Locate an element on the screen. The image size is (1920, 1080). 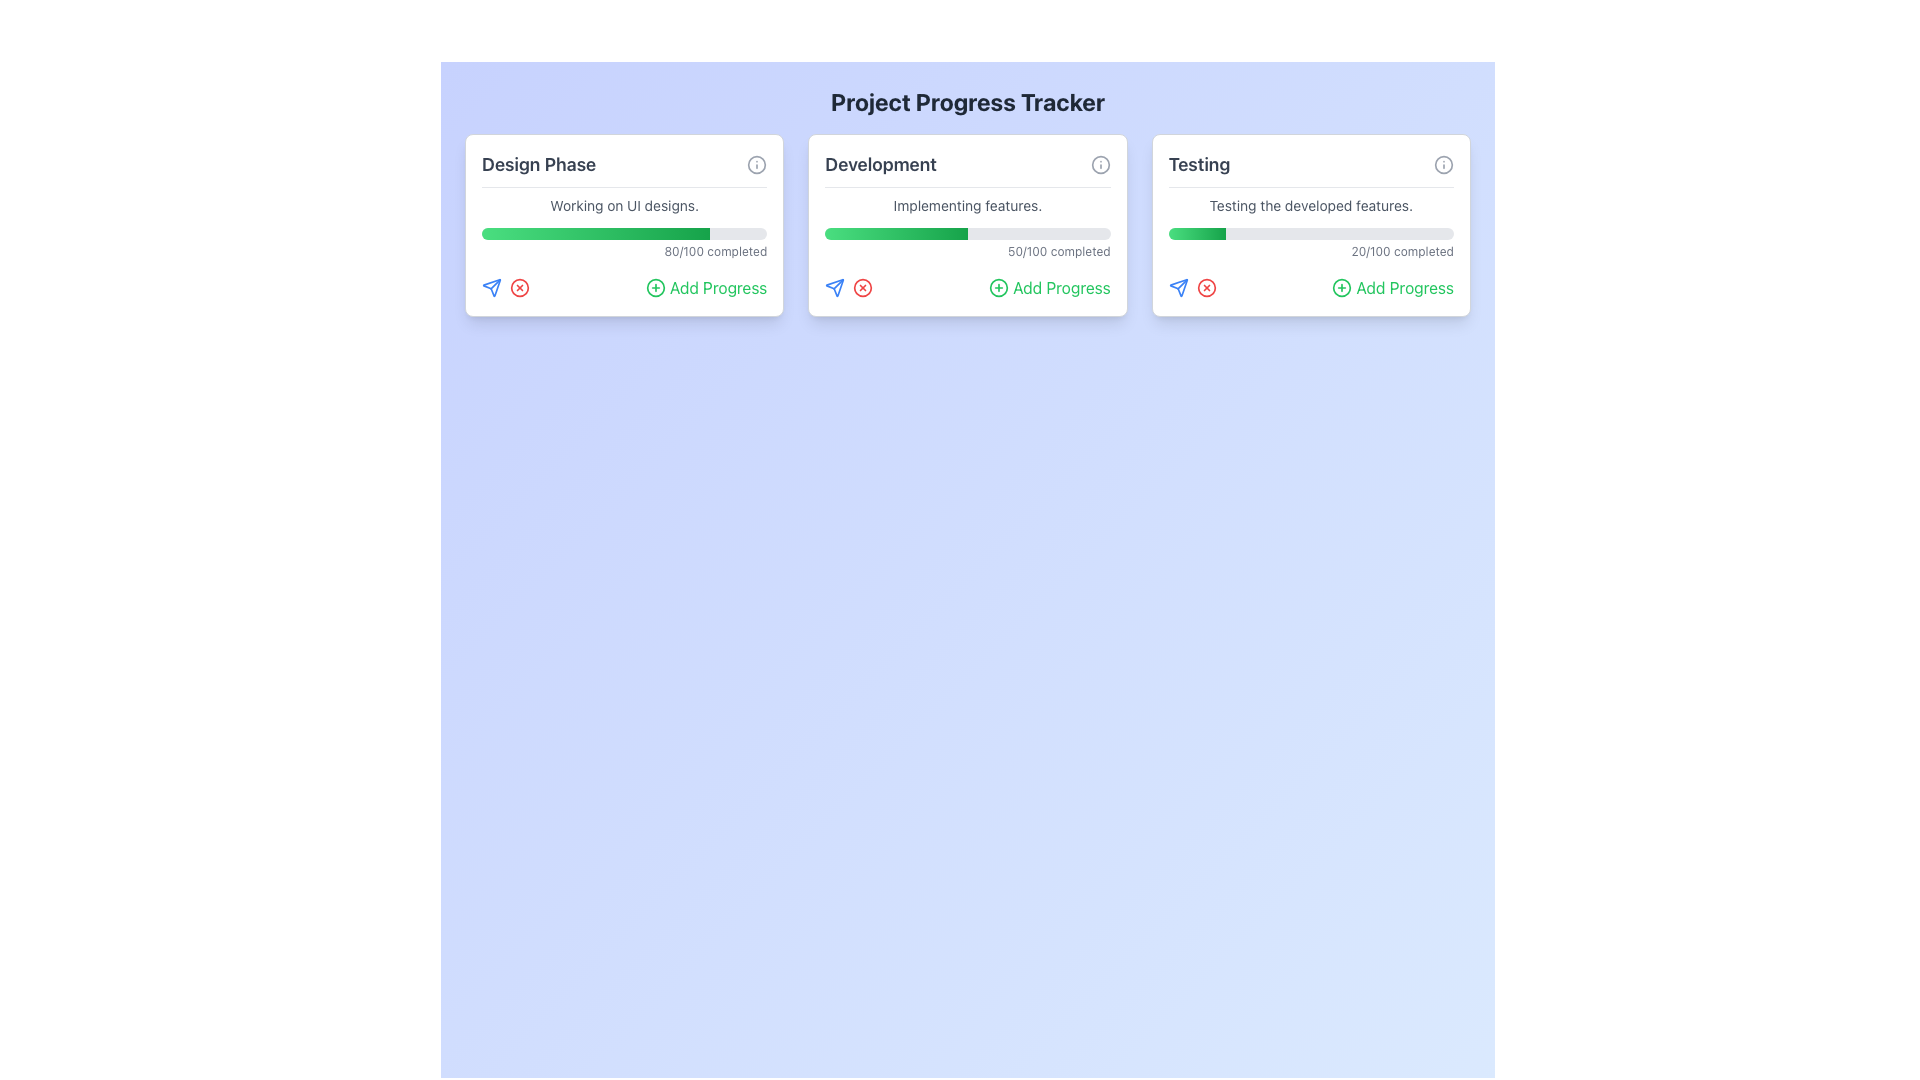
the delete icon located at the bottom-left side of the 'Design Phase' card is located at coordinates (519, 288).